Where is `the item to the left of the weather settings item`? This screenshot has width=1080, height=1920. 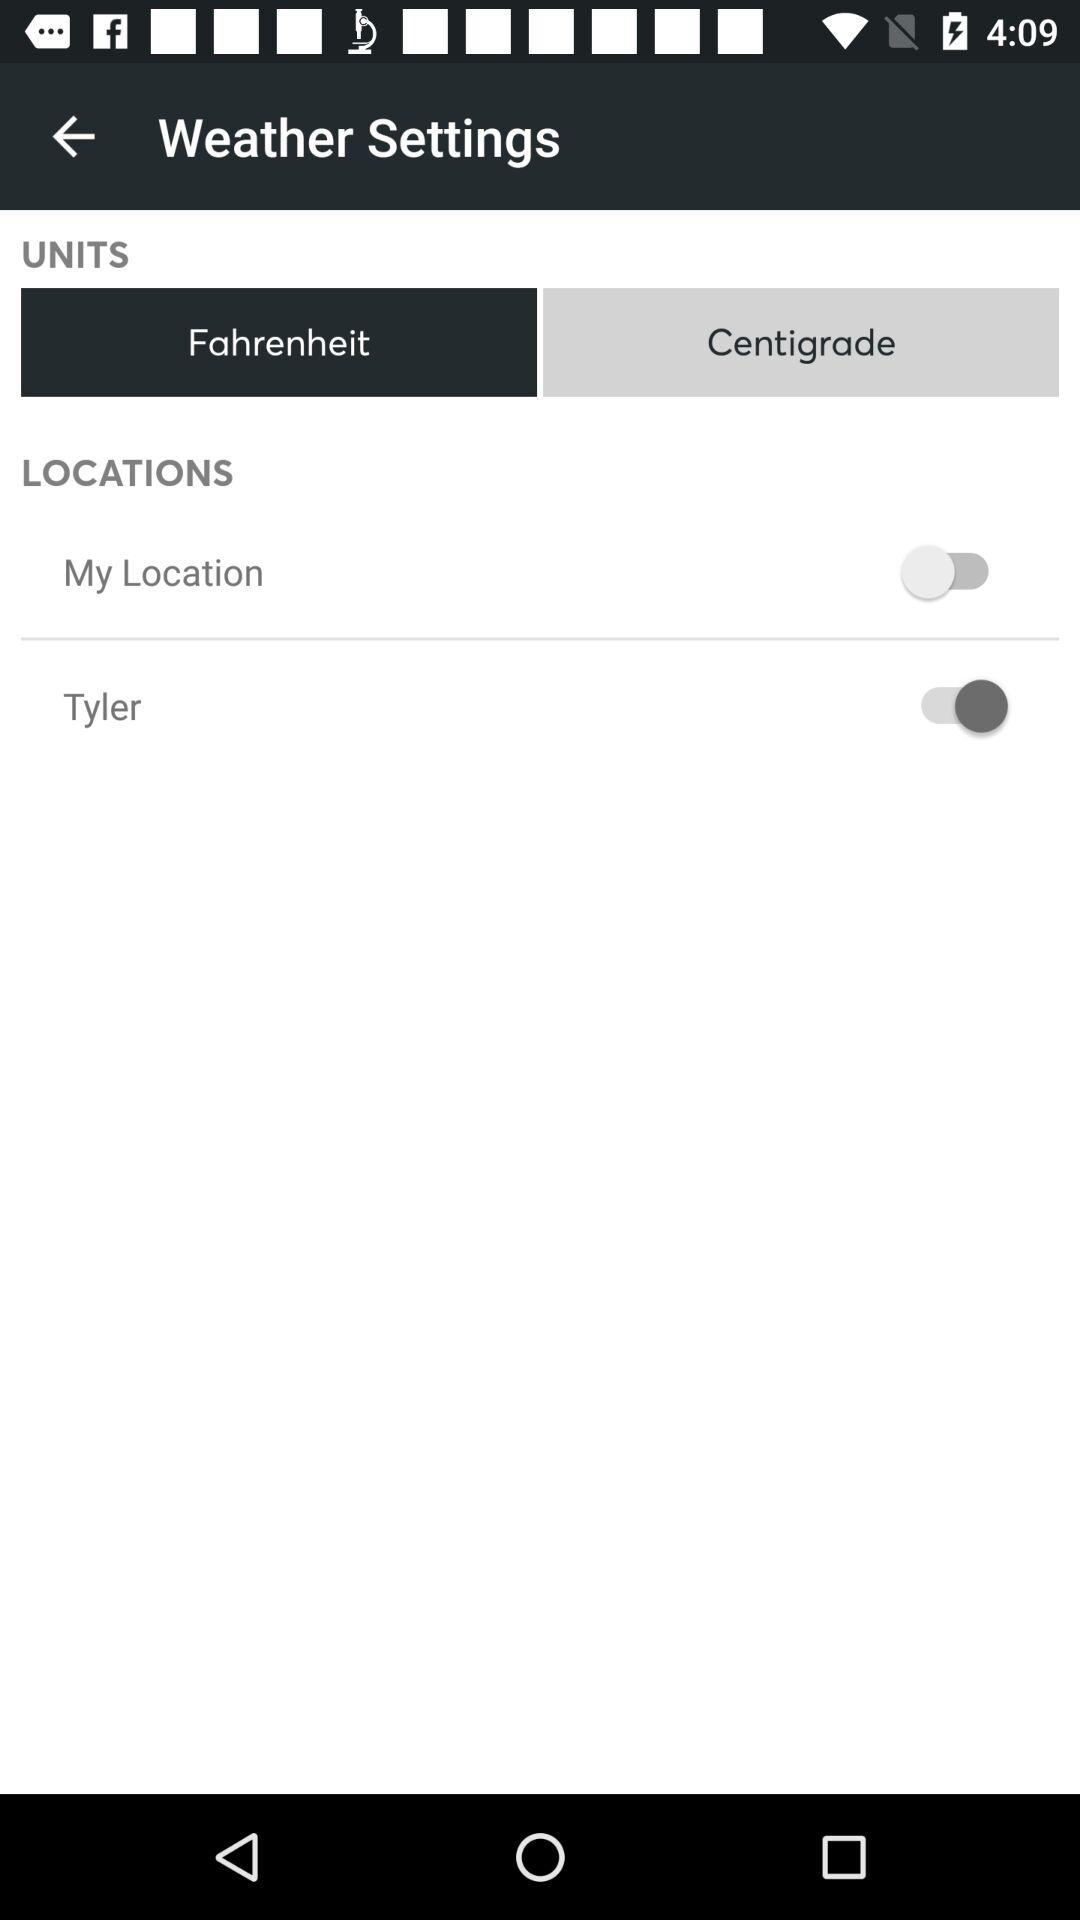 the item to the left of the weather settings item is located at coordinates (72, 135).